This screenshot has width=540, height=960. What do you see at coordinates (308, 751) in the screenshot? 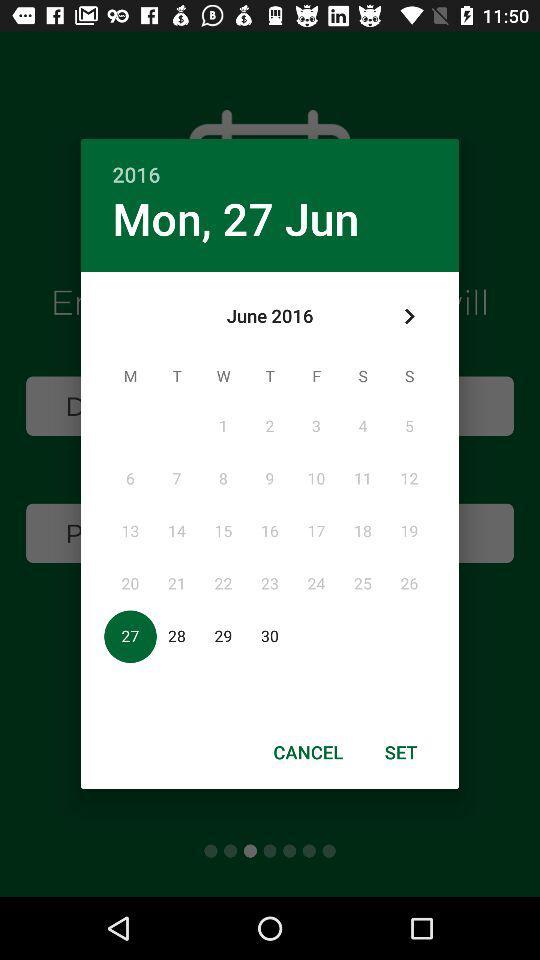
I see `the cancel item` at bounding box center [308, 751].